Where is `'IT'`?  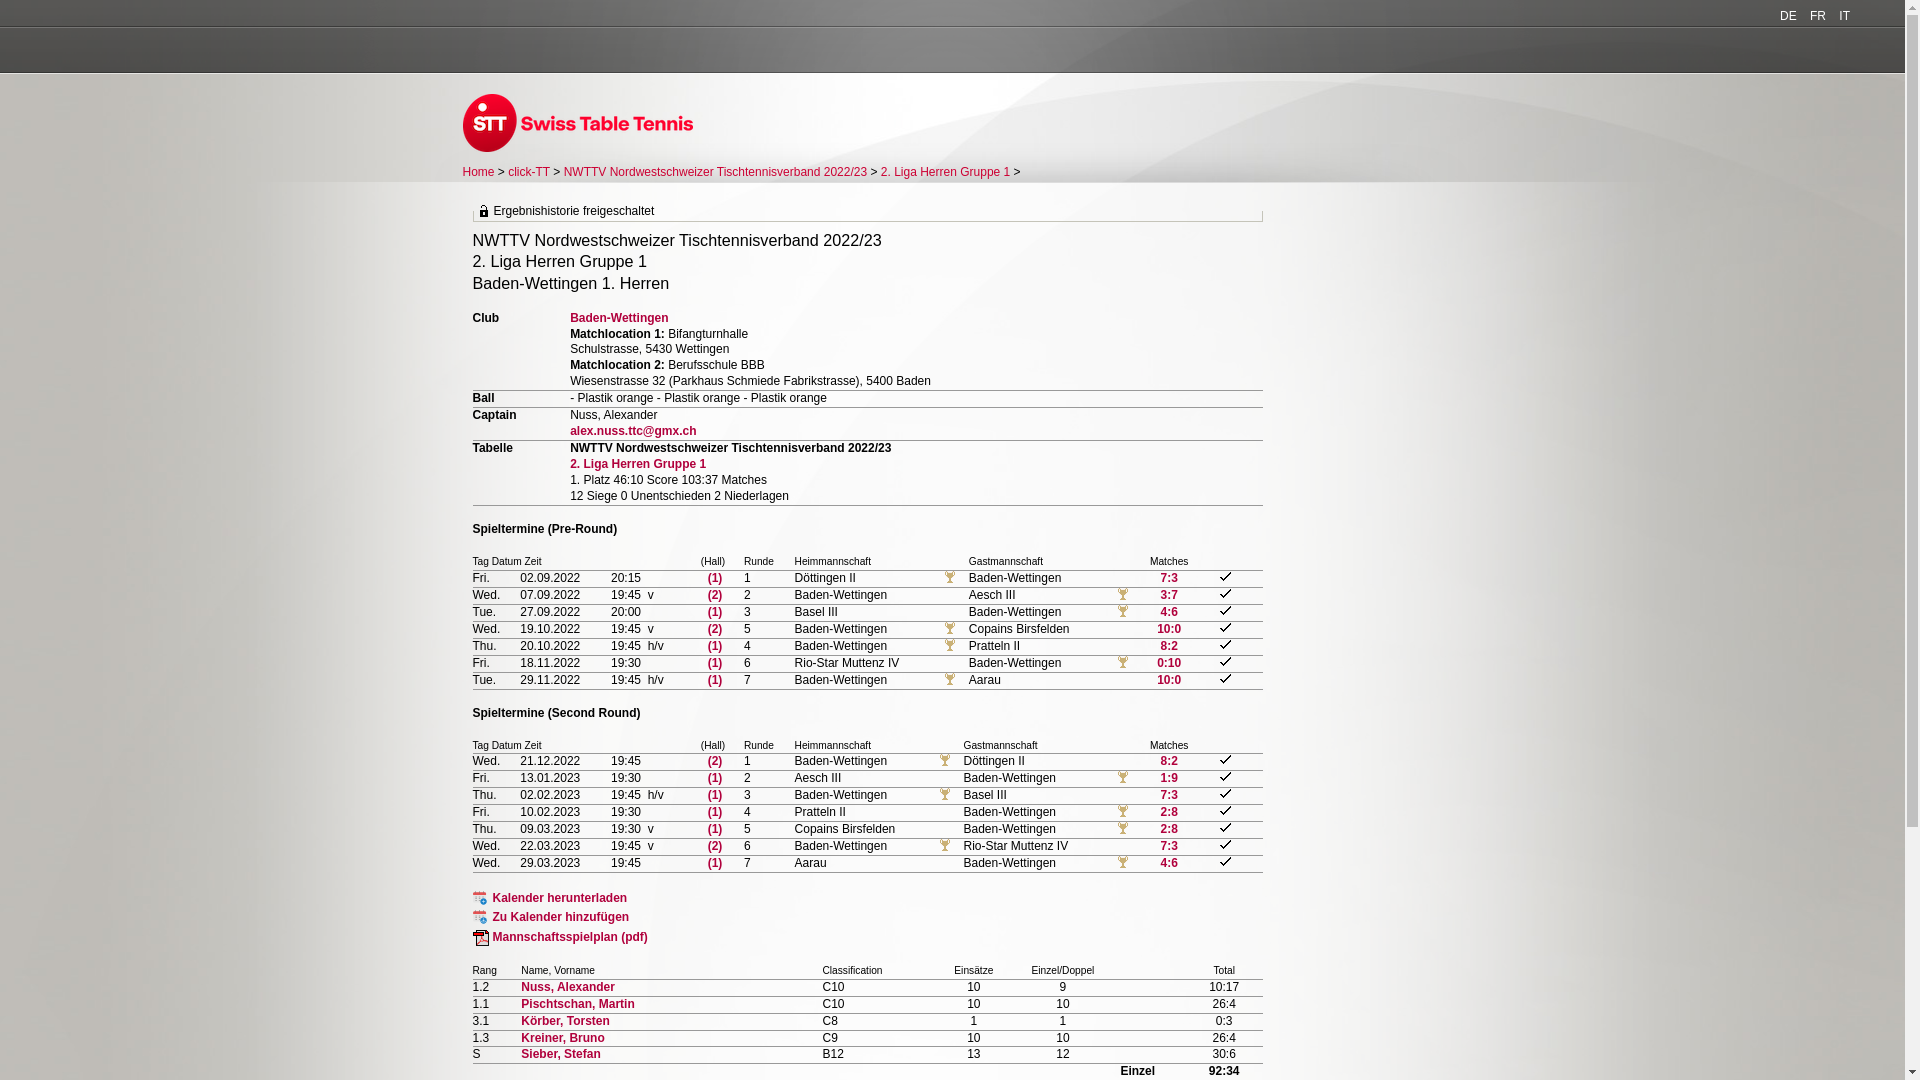 'IT' is located at coordinates (1843, 15).